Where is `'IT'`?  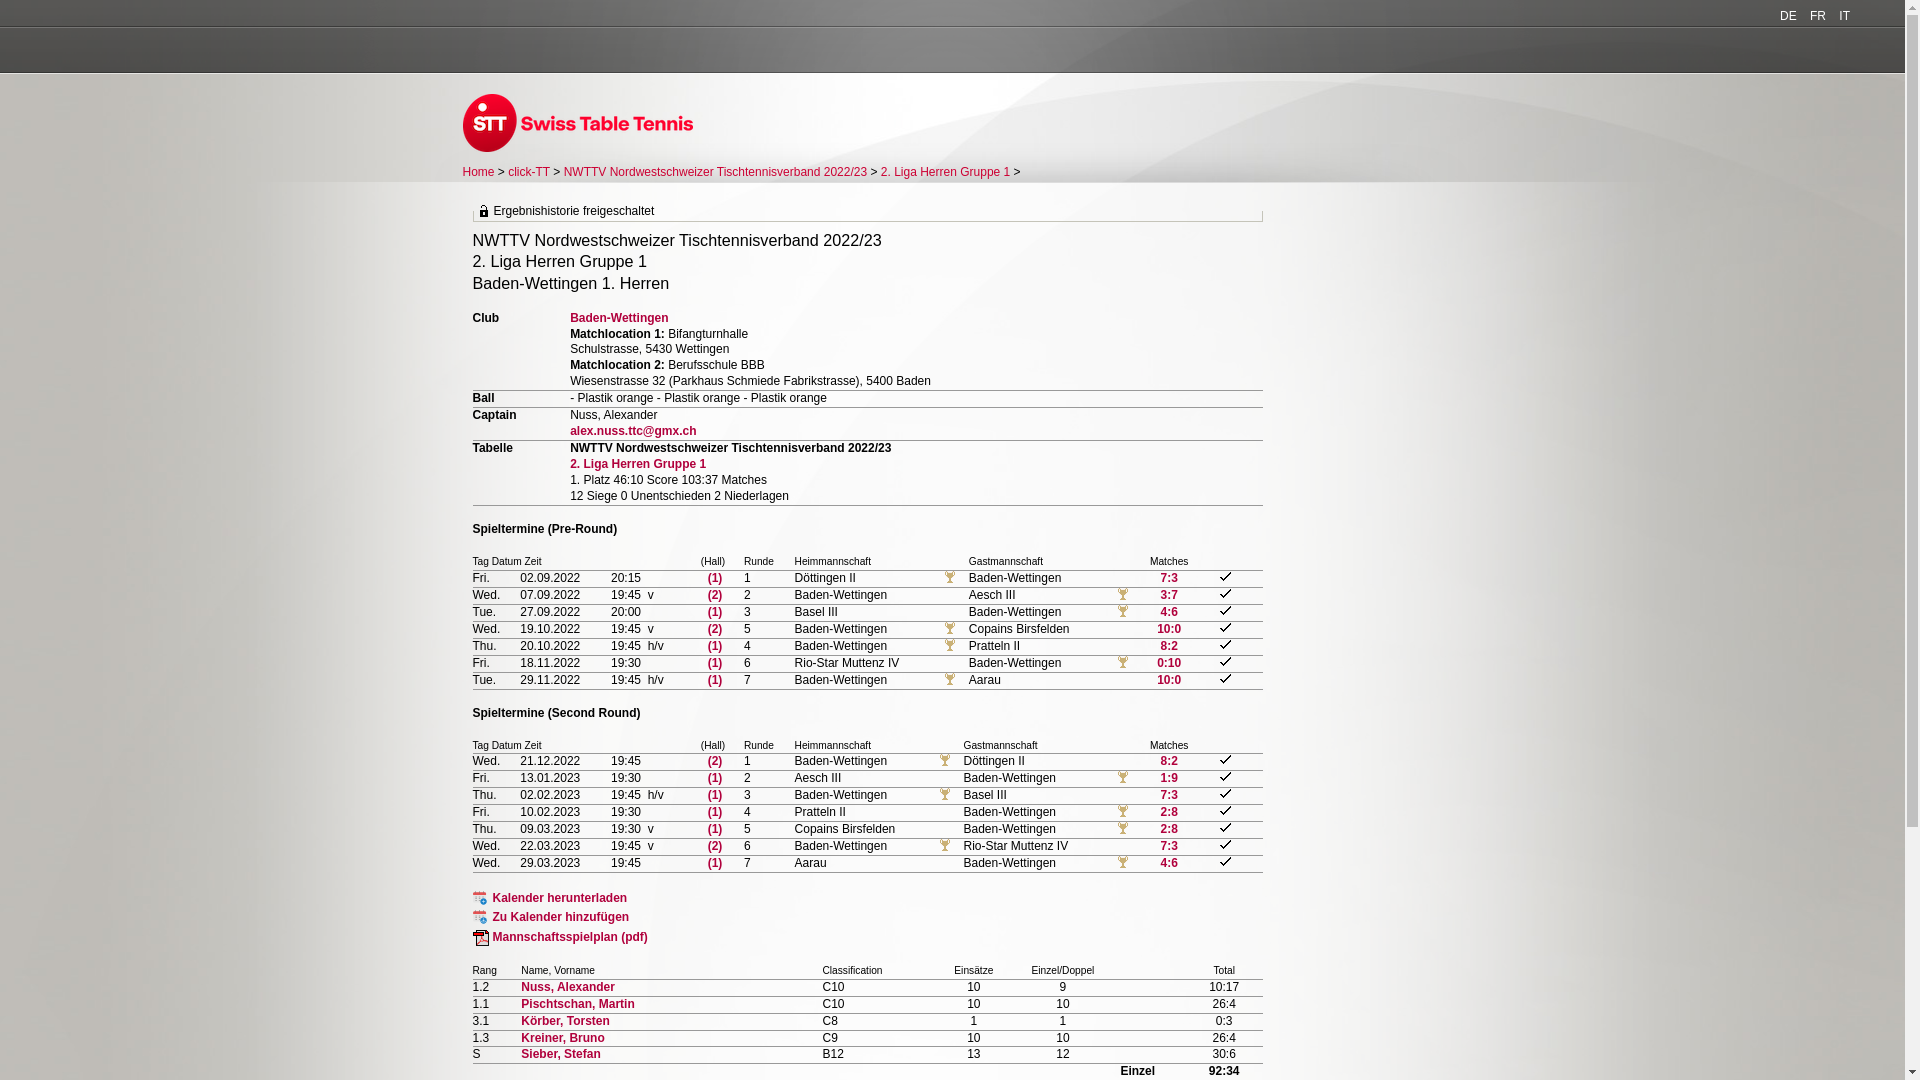 'IT' is located at coordinates (1843, 15).